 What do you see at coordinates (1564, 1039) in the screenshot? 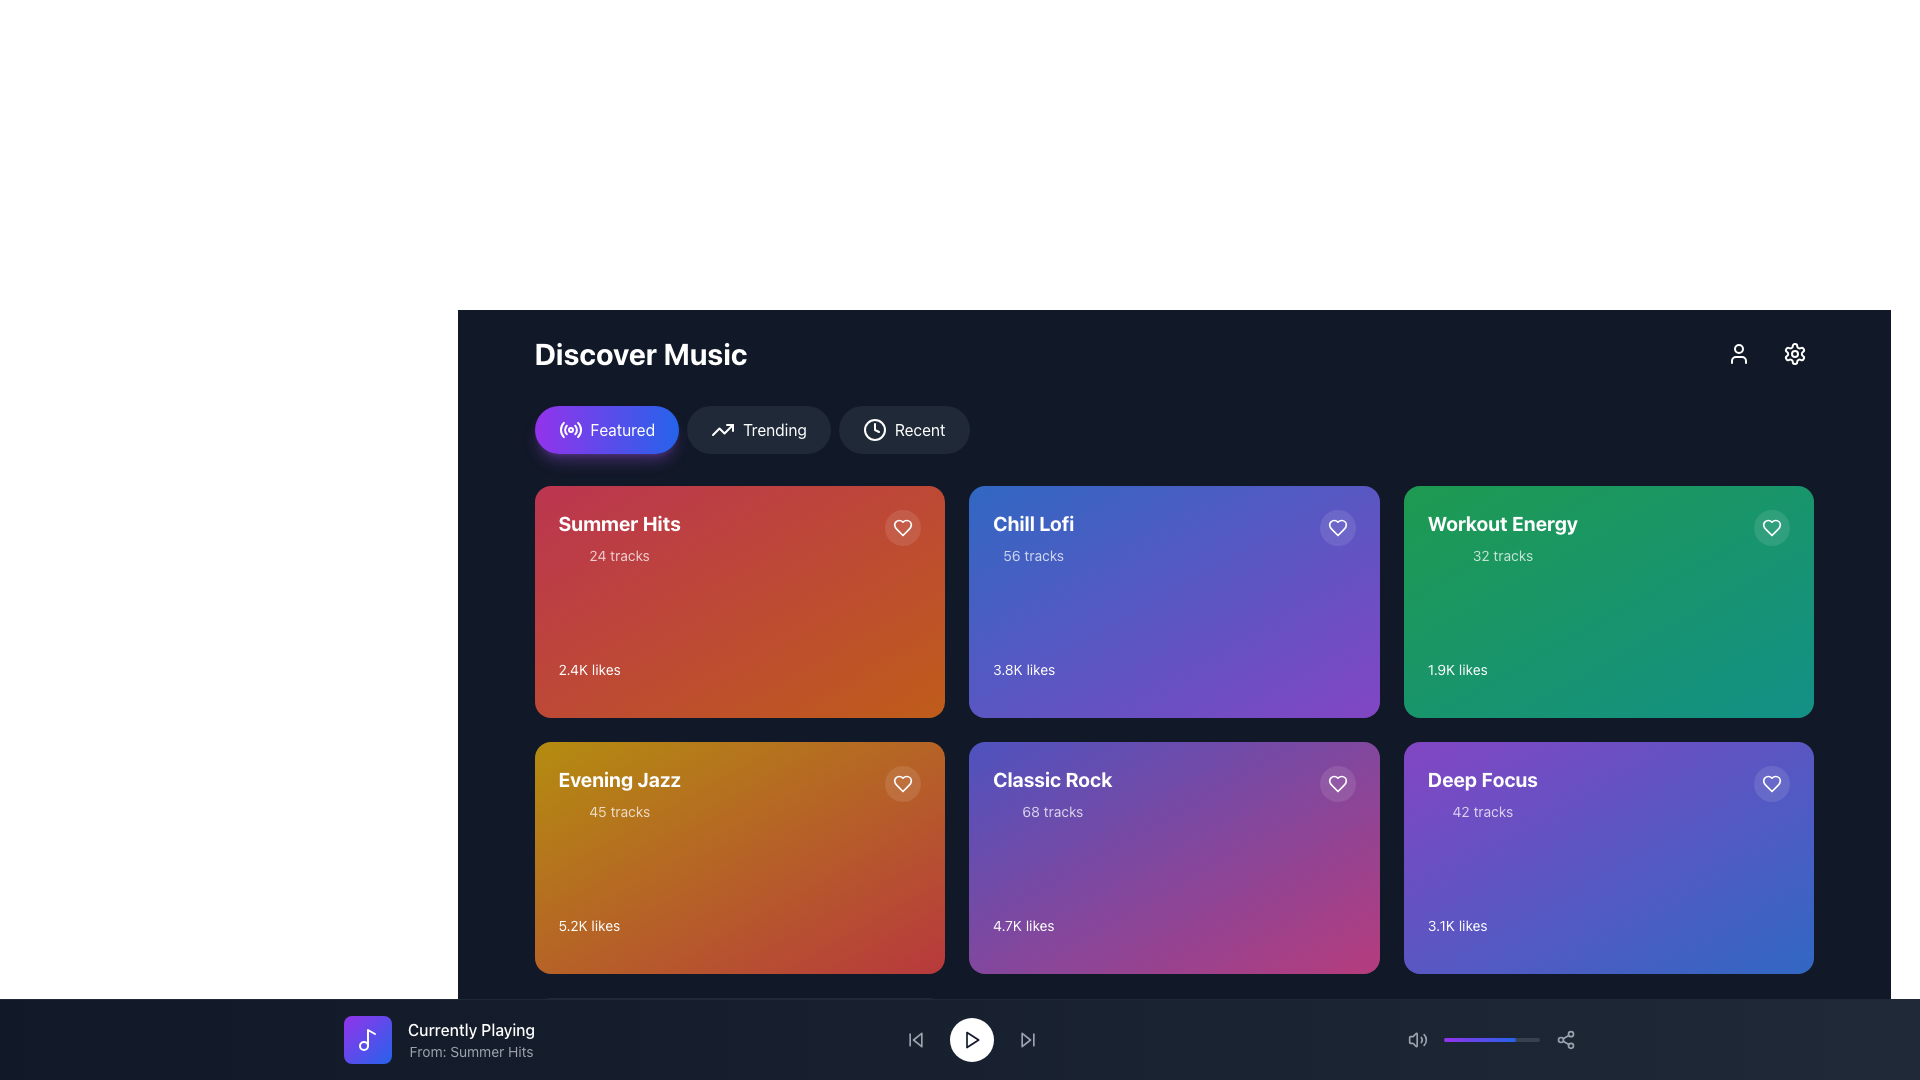
I see `the share icon button` at bounding box center [1564, 1039].